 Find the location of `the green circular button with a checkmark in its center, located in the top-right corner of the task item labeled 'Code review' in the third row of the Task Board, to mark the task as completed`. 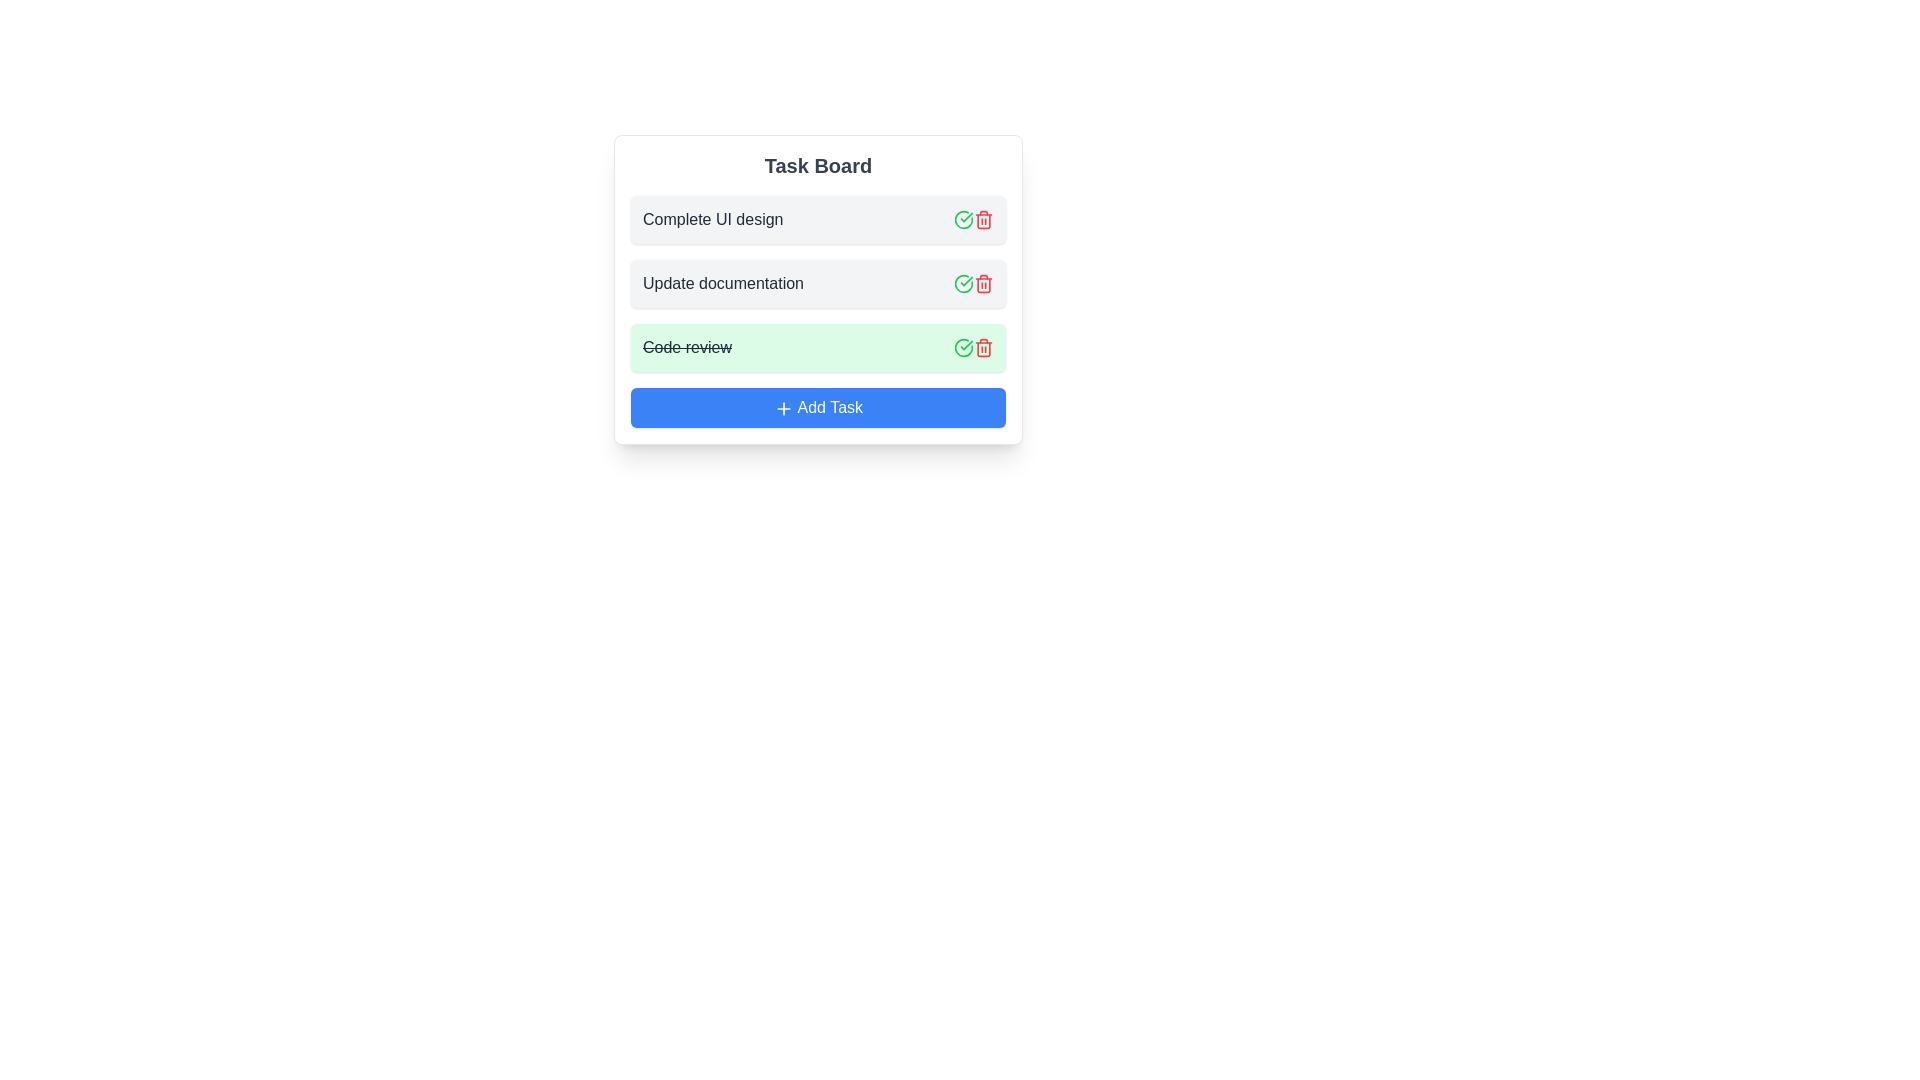

the green circular button with a checkmark in its center, located in the top-right corner of the task item labeled 'Code review' in the third row of the Task Board, to mark the task as completed is located at coordinates (964, 346).